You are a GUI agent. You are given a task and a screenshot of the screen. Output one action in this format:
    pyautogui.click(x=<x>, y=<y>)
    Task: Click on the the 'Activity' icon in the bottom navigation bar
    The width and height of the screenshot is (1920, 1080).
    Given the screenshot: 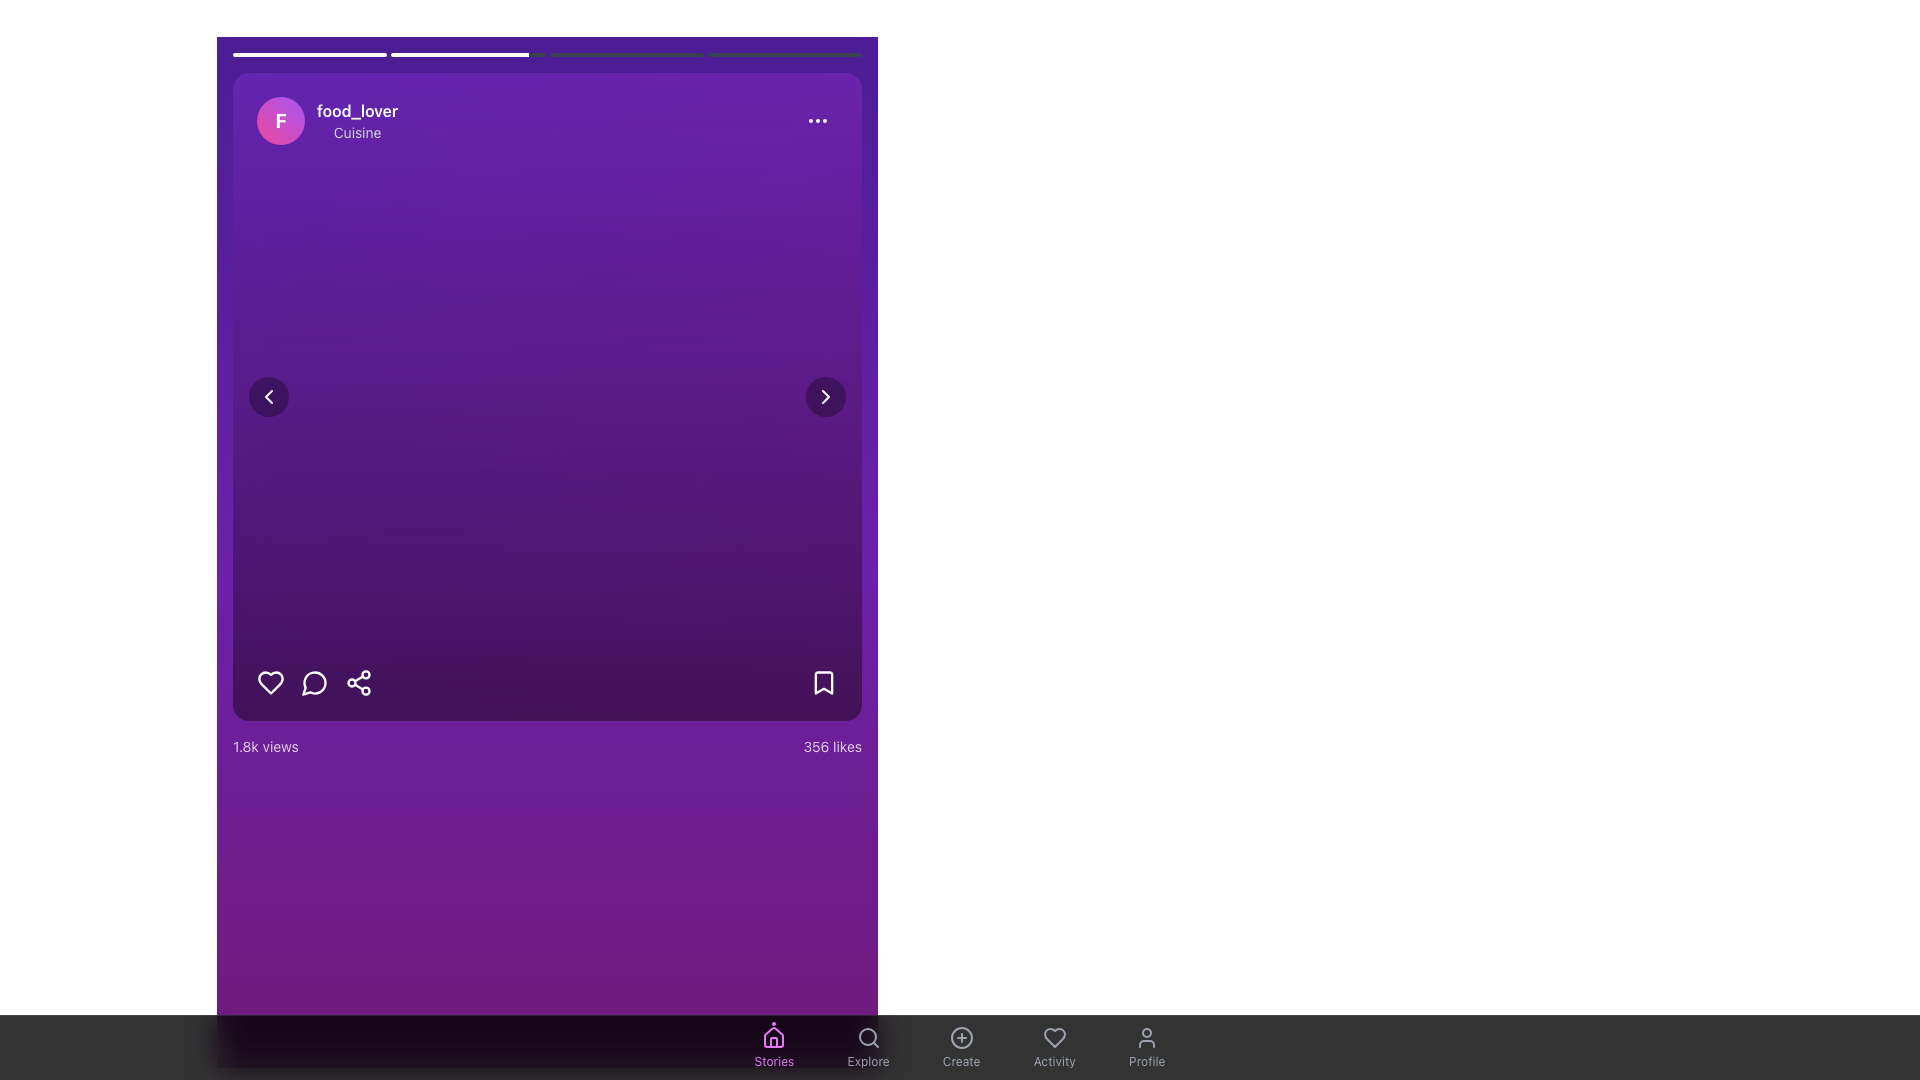 What is the action you would take?
    pyautogui.click(x=1053, y=1036)
    